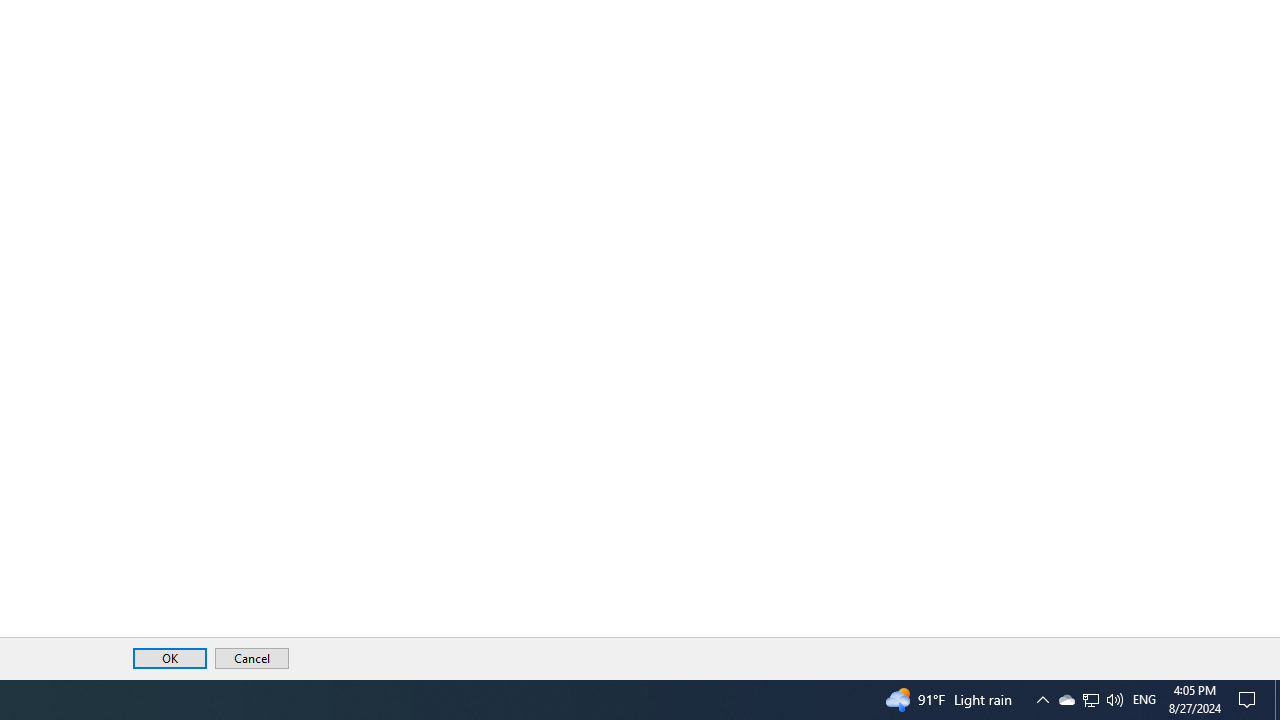 The image size is (1280, 720). Describe the element at coordinates (251, 658) in the screenshot. I see `'Cancel'` at that location.